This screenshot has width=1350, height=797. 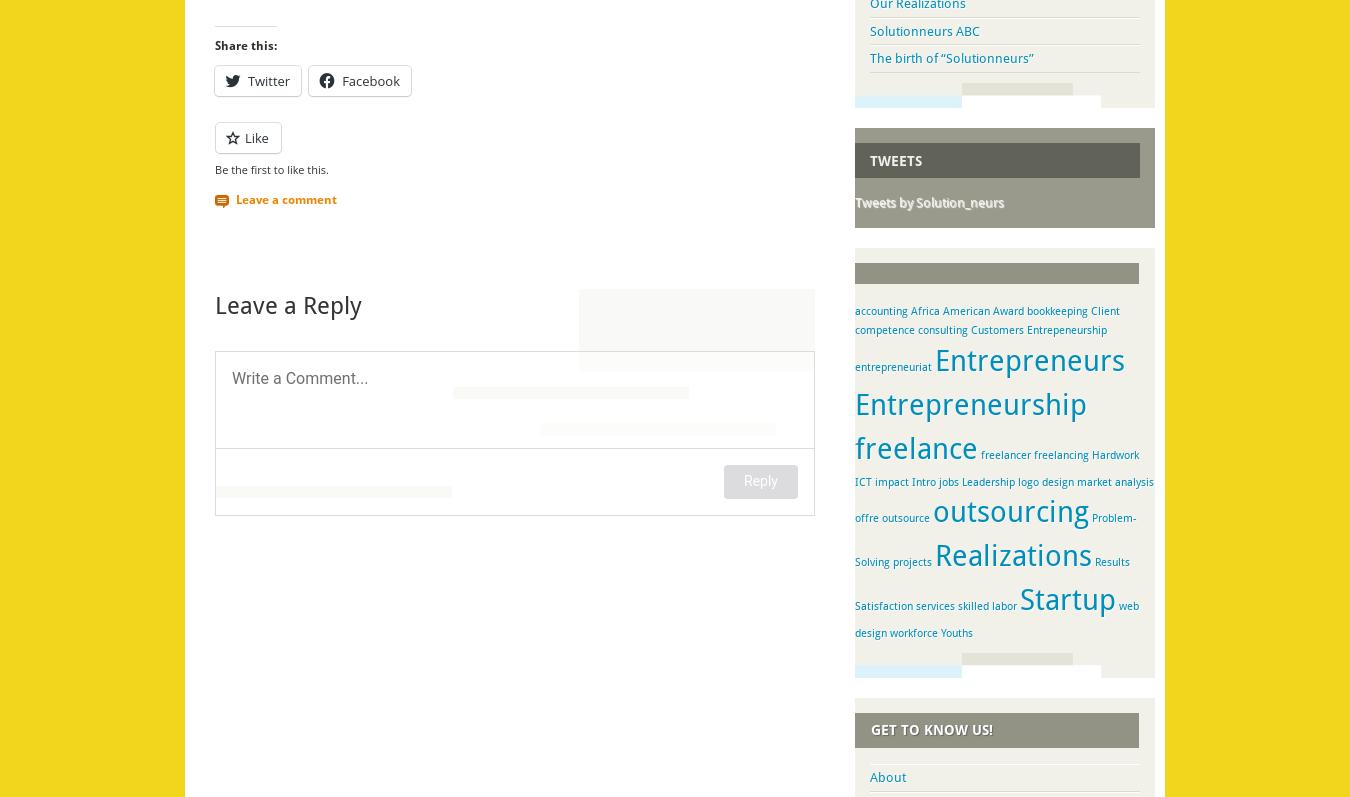 I want to click on 'outsourcing', so click(x=1010, y=510).